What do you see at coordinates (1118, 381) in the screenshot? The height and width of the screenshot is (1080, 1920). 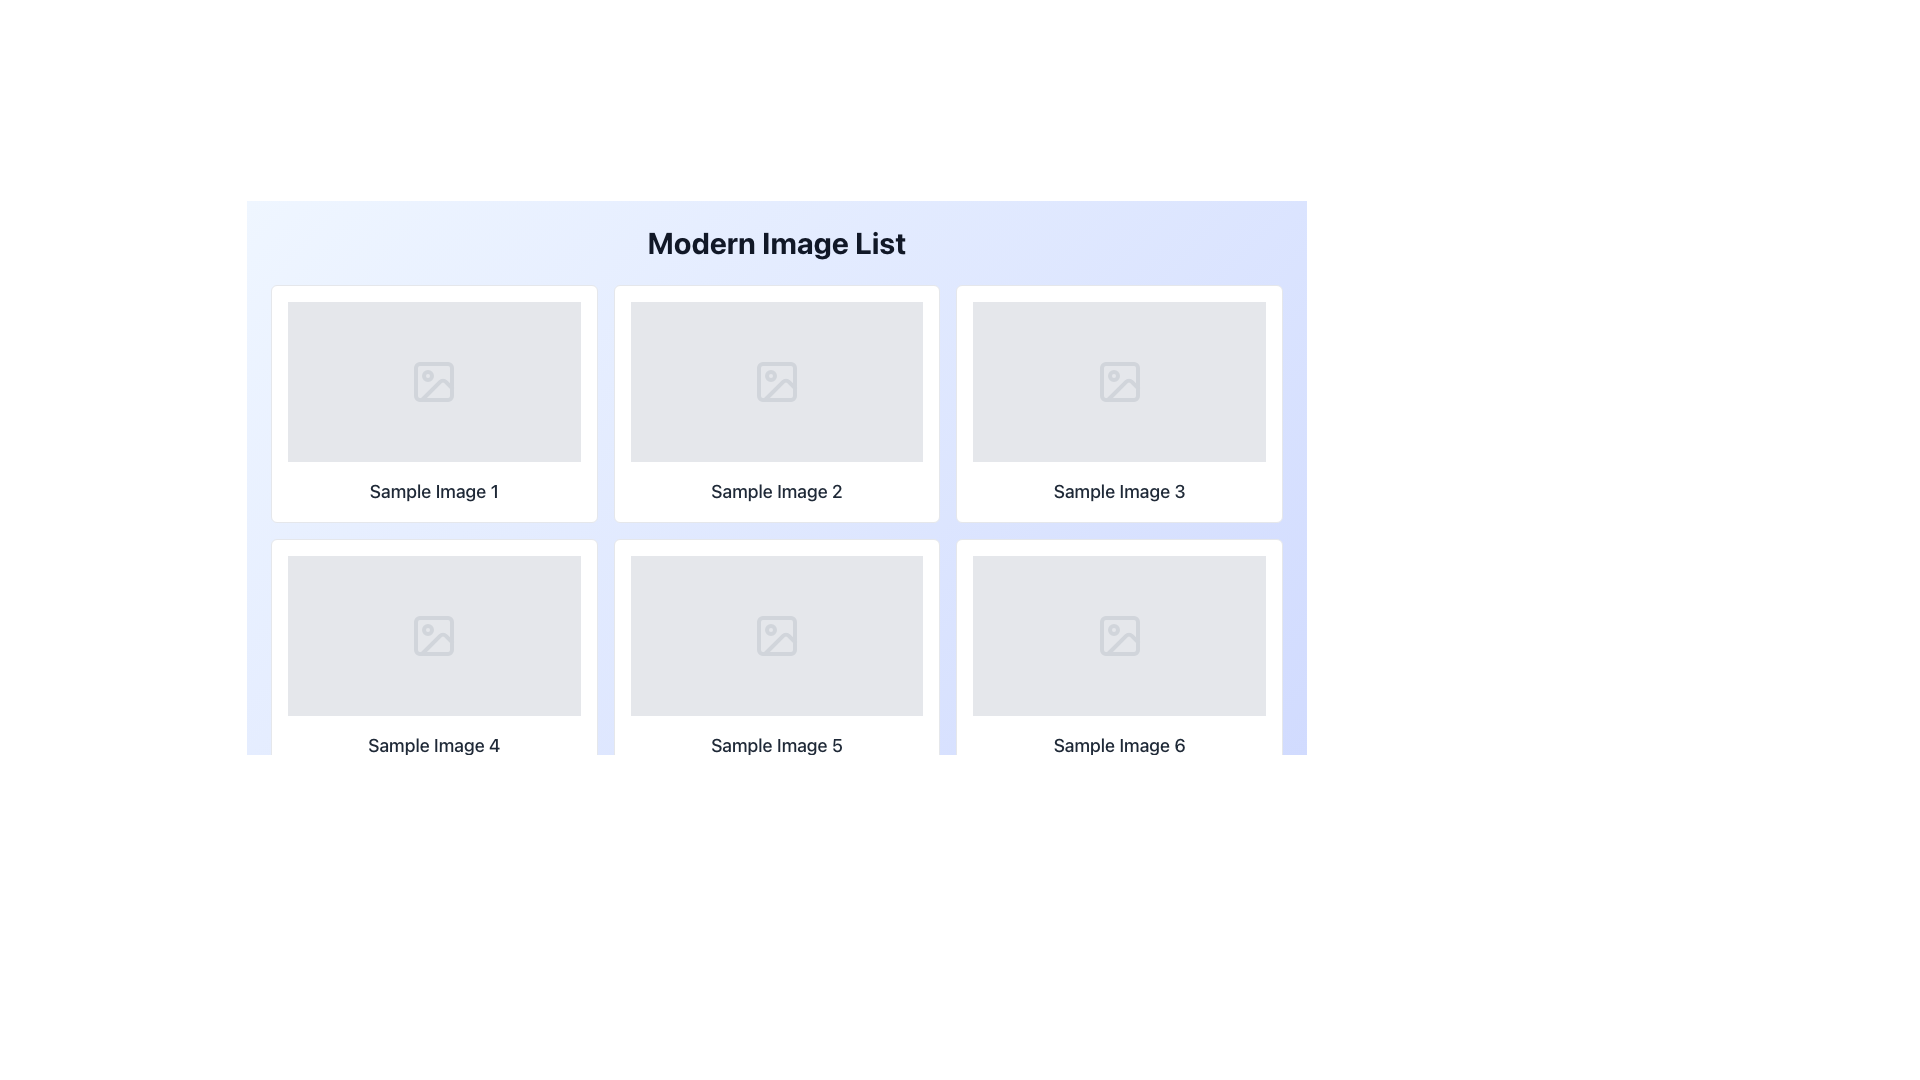 I see `the small gray rectangle with rounded corners that serves as a graphical placeholder, located in the top-left section of the 'Sample Image 3' within a grid of six images` at bounding box center [1118, 381].